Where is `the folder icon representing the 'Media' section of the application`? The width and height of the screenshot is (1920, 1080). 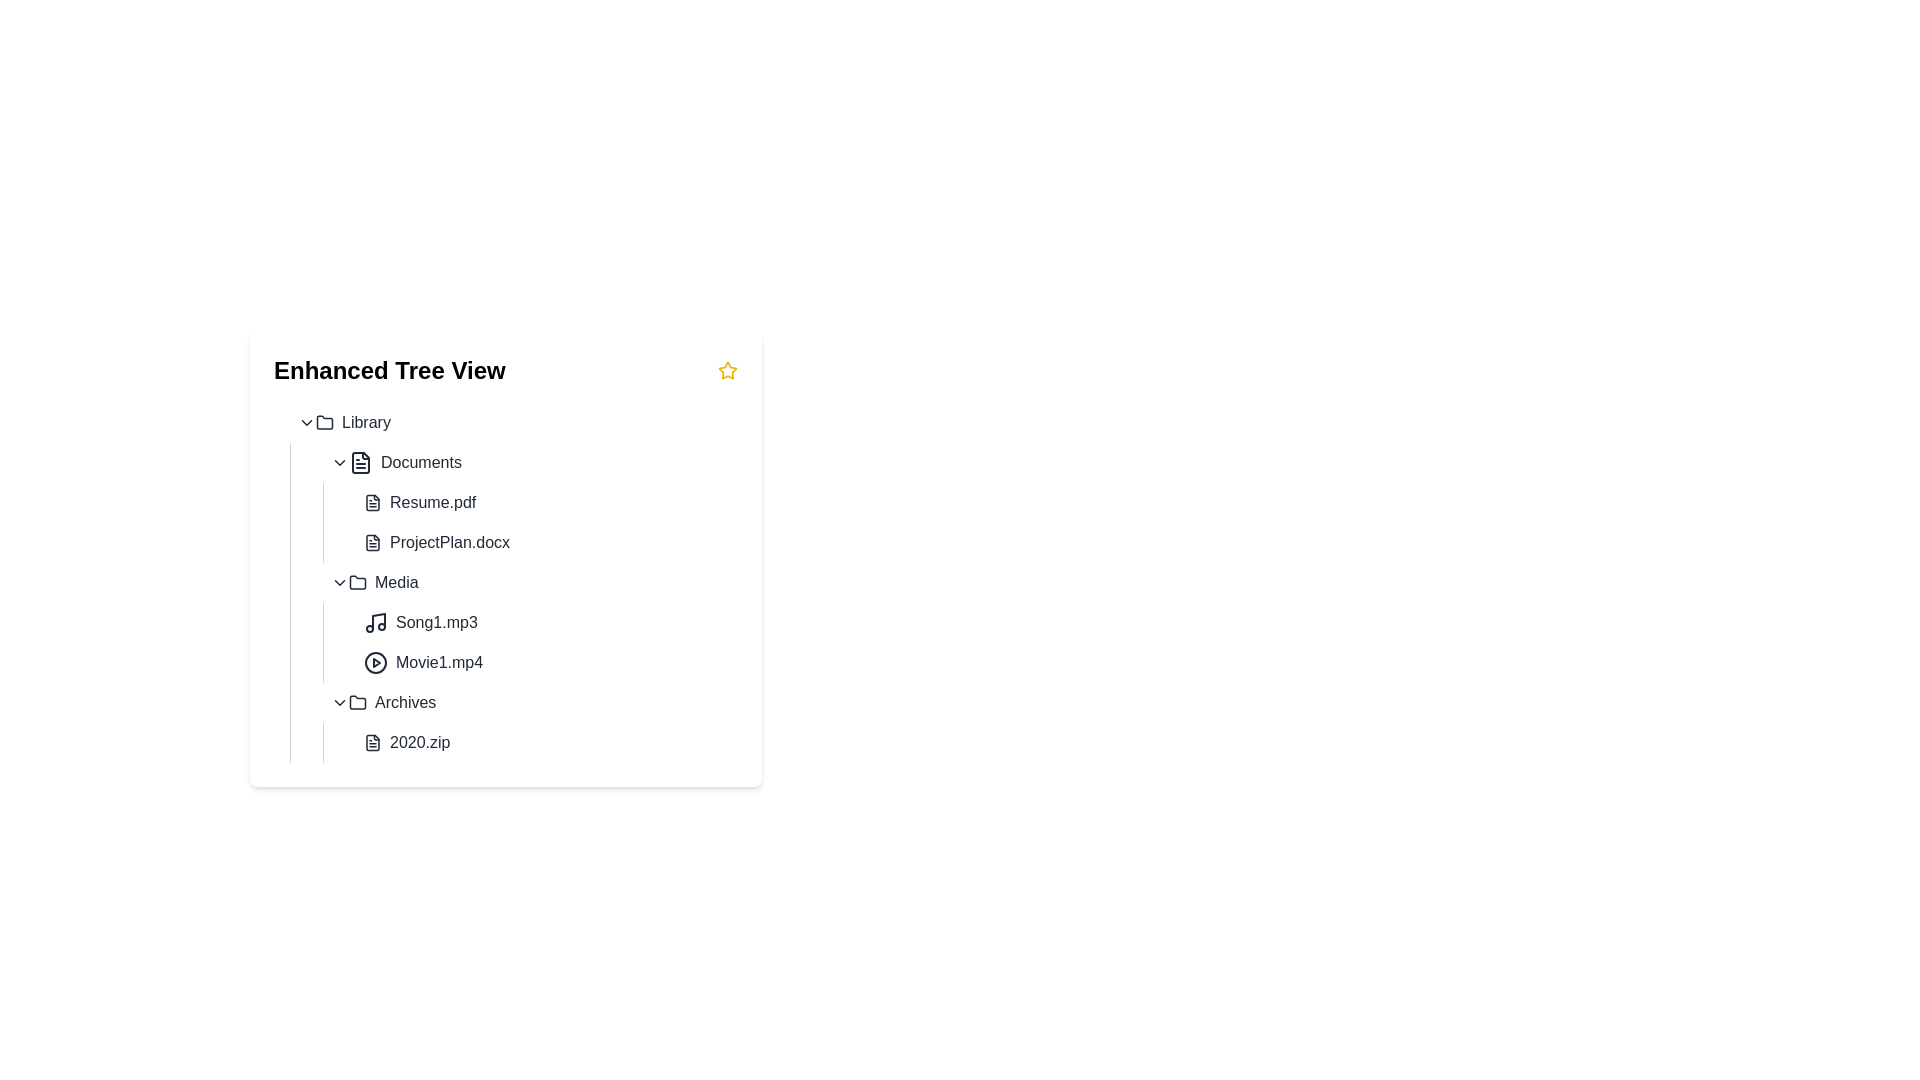 the folder icon representing the 'Media' section of the application is located at coordinates (358, 582).